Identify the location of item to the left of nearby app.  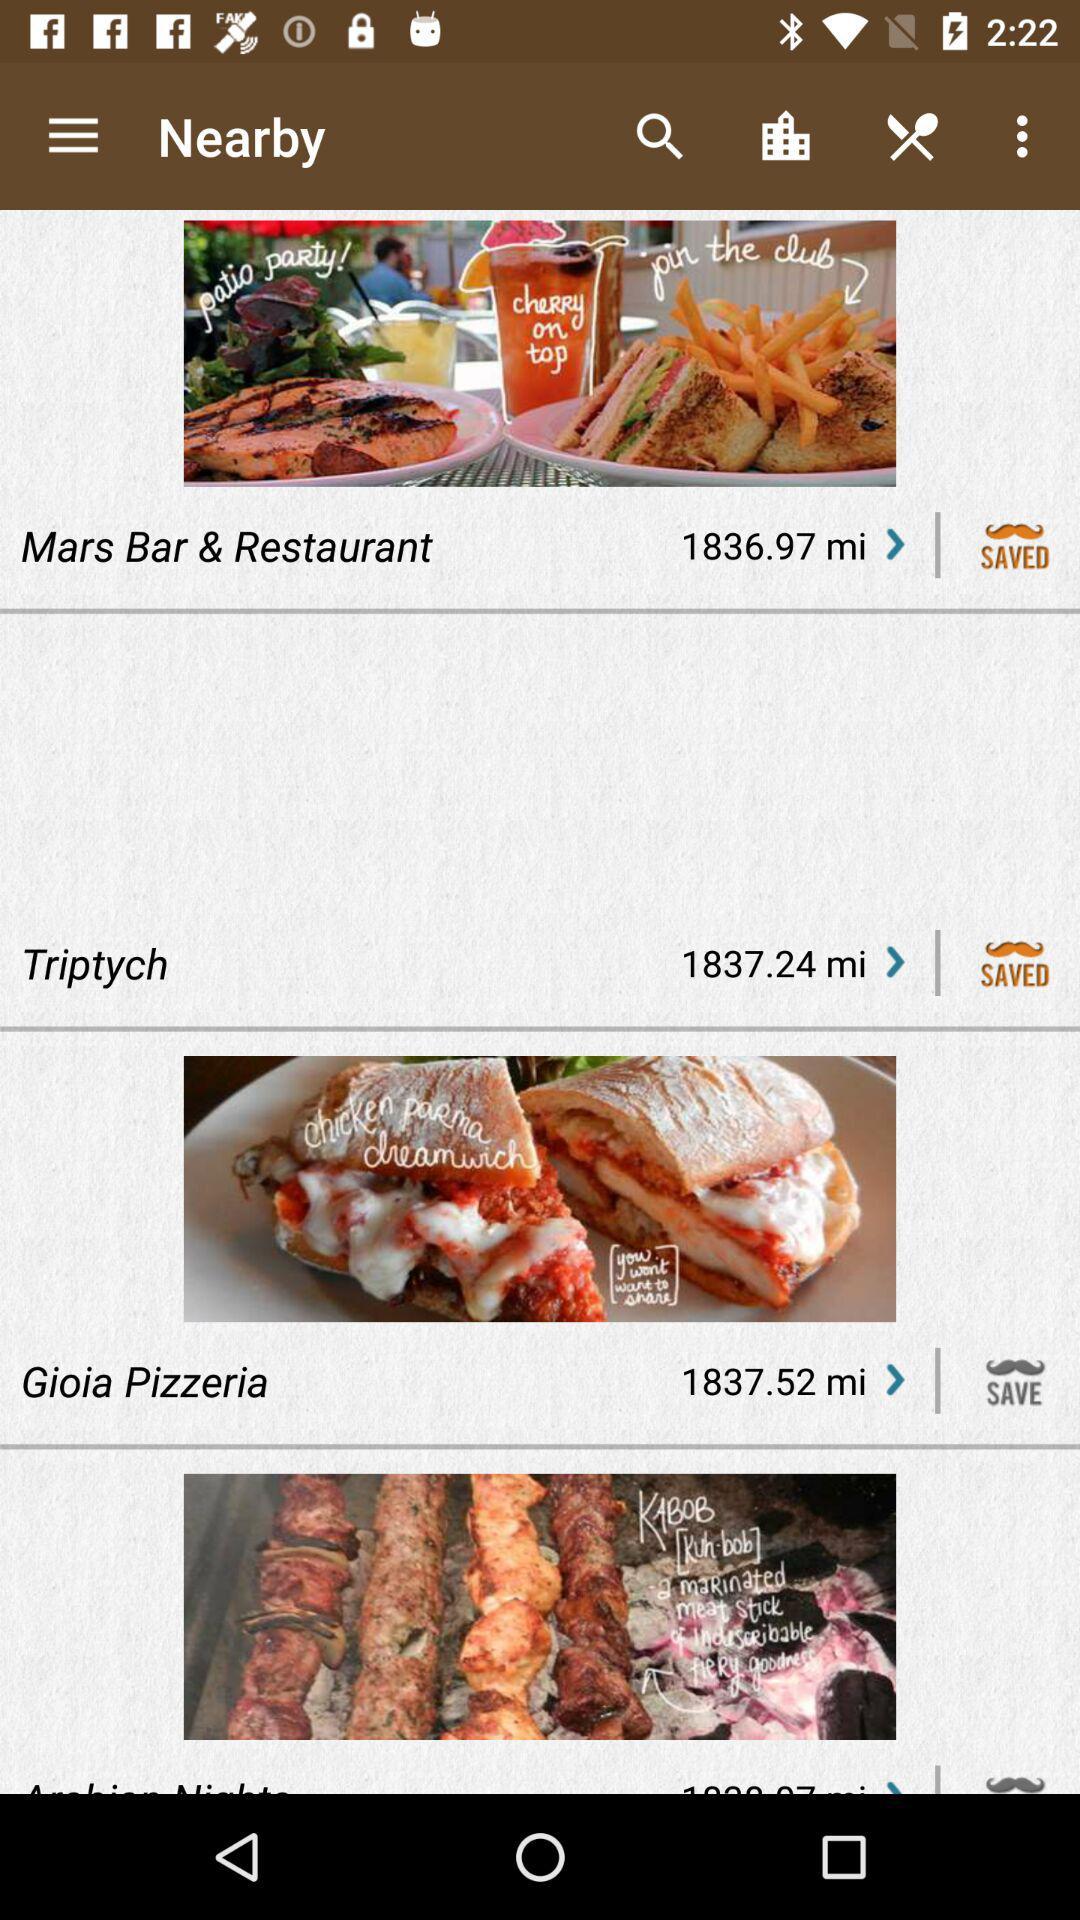
(72, 135).